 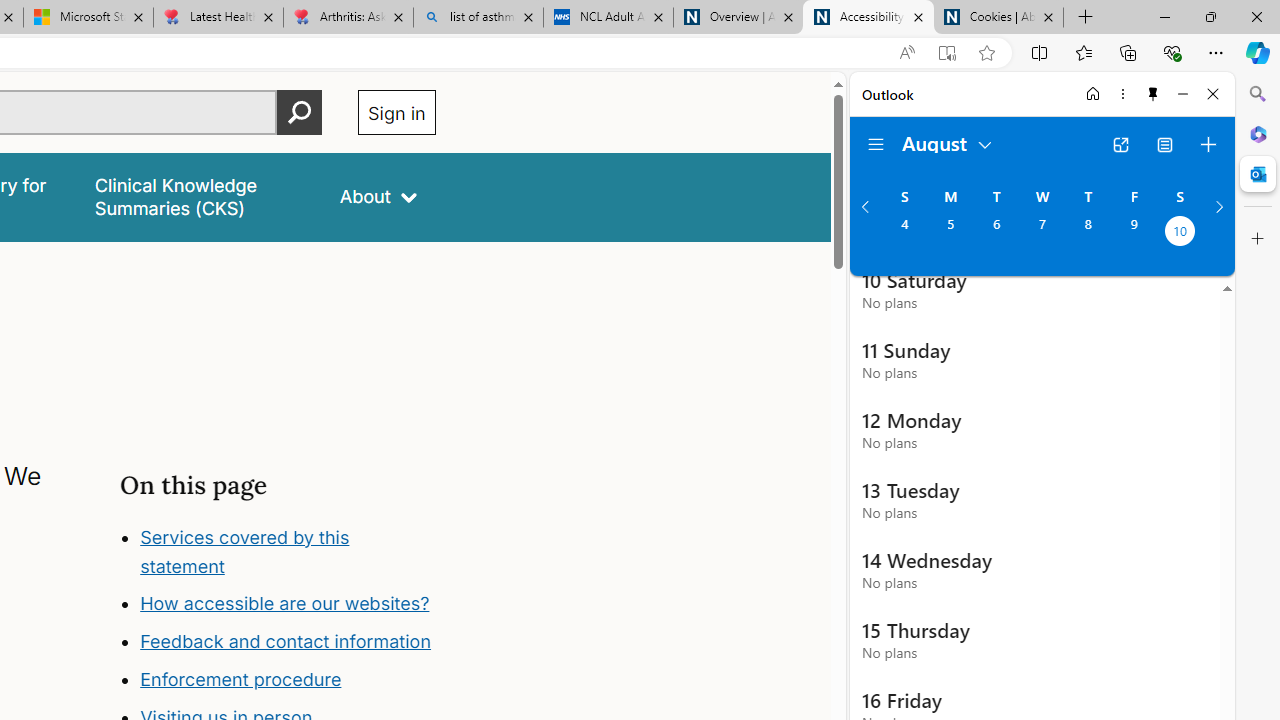 What do you see at coordinates (903, 232) in the screenshot?
I see `'Sunday, August 4, 2024. '` at bounding box center [903, 232].